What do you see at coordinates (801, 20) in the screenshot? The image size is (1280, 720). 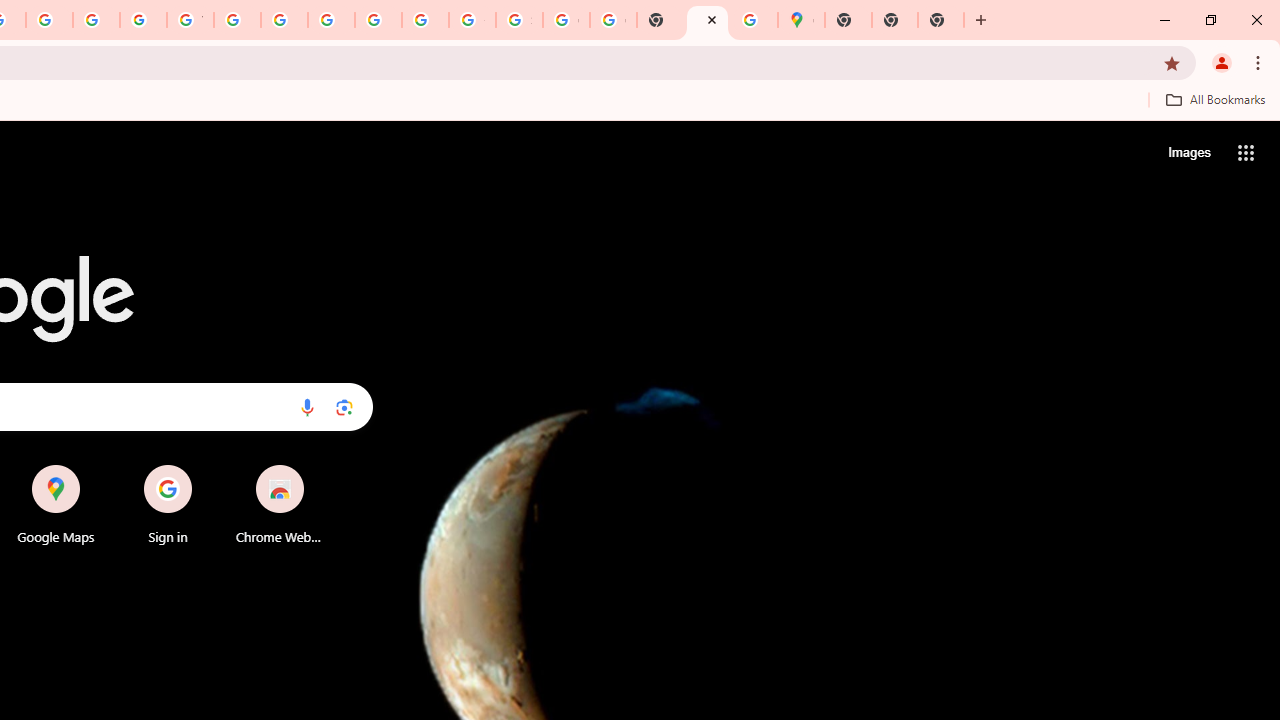 I see `'Google Maps'` at bounding box center [801, 20].